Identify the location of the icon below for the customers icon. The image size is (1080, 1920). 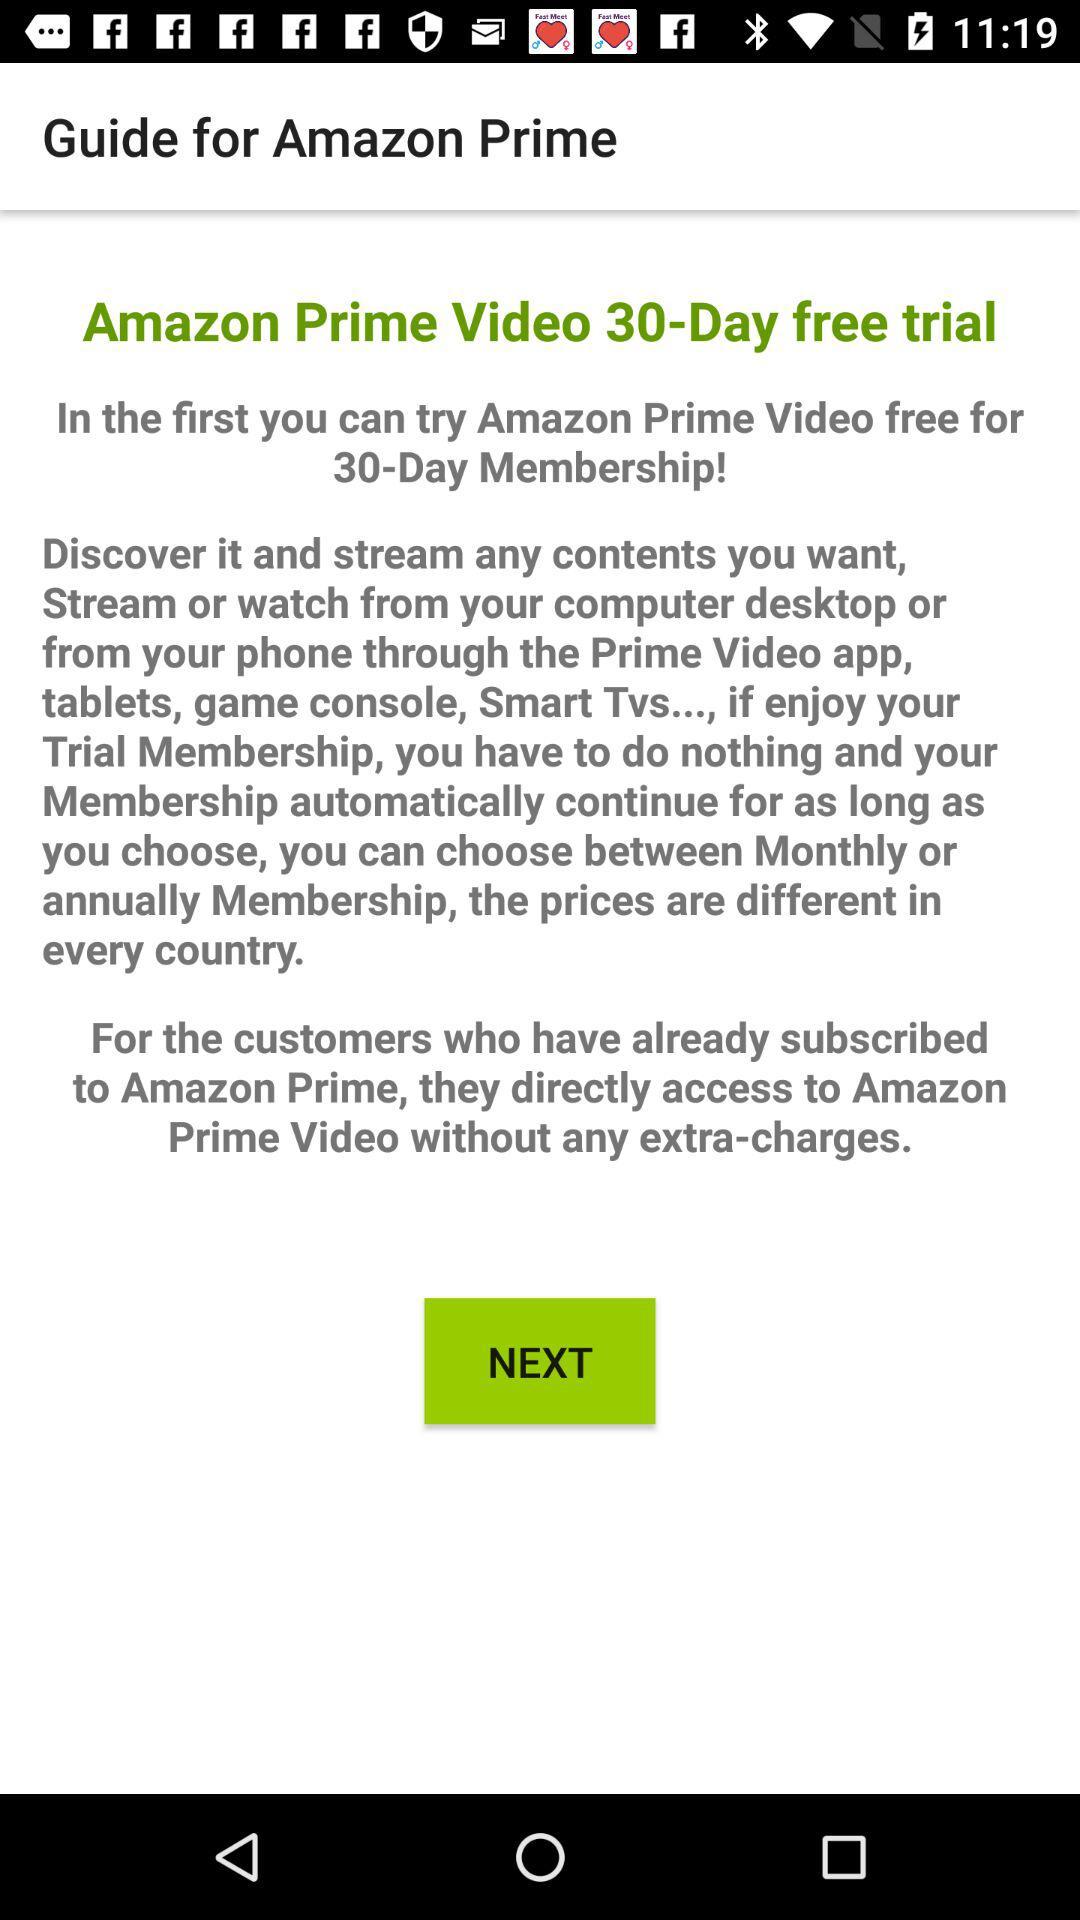
(540, 1360).